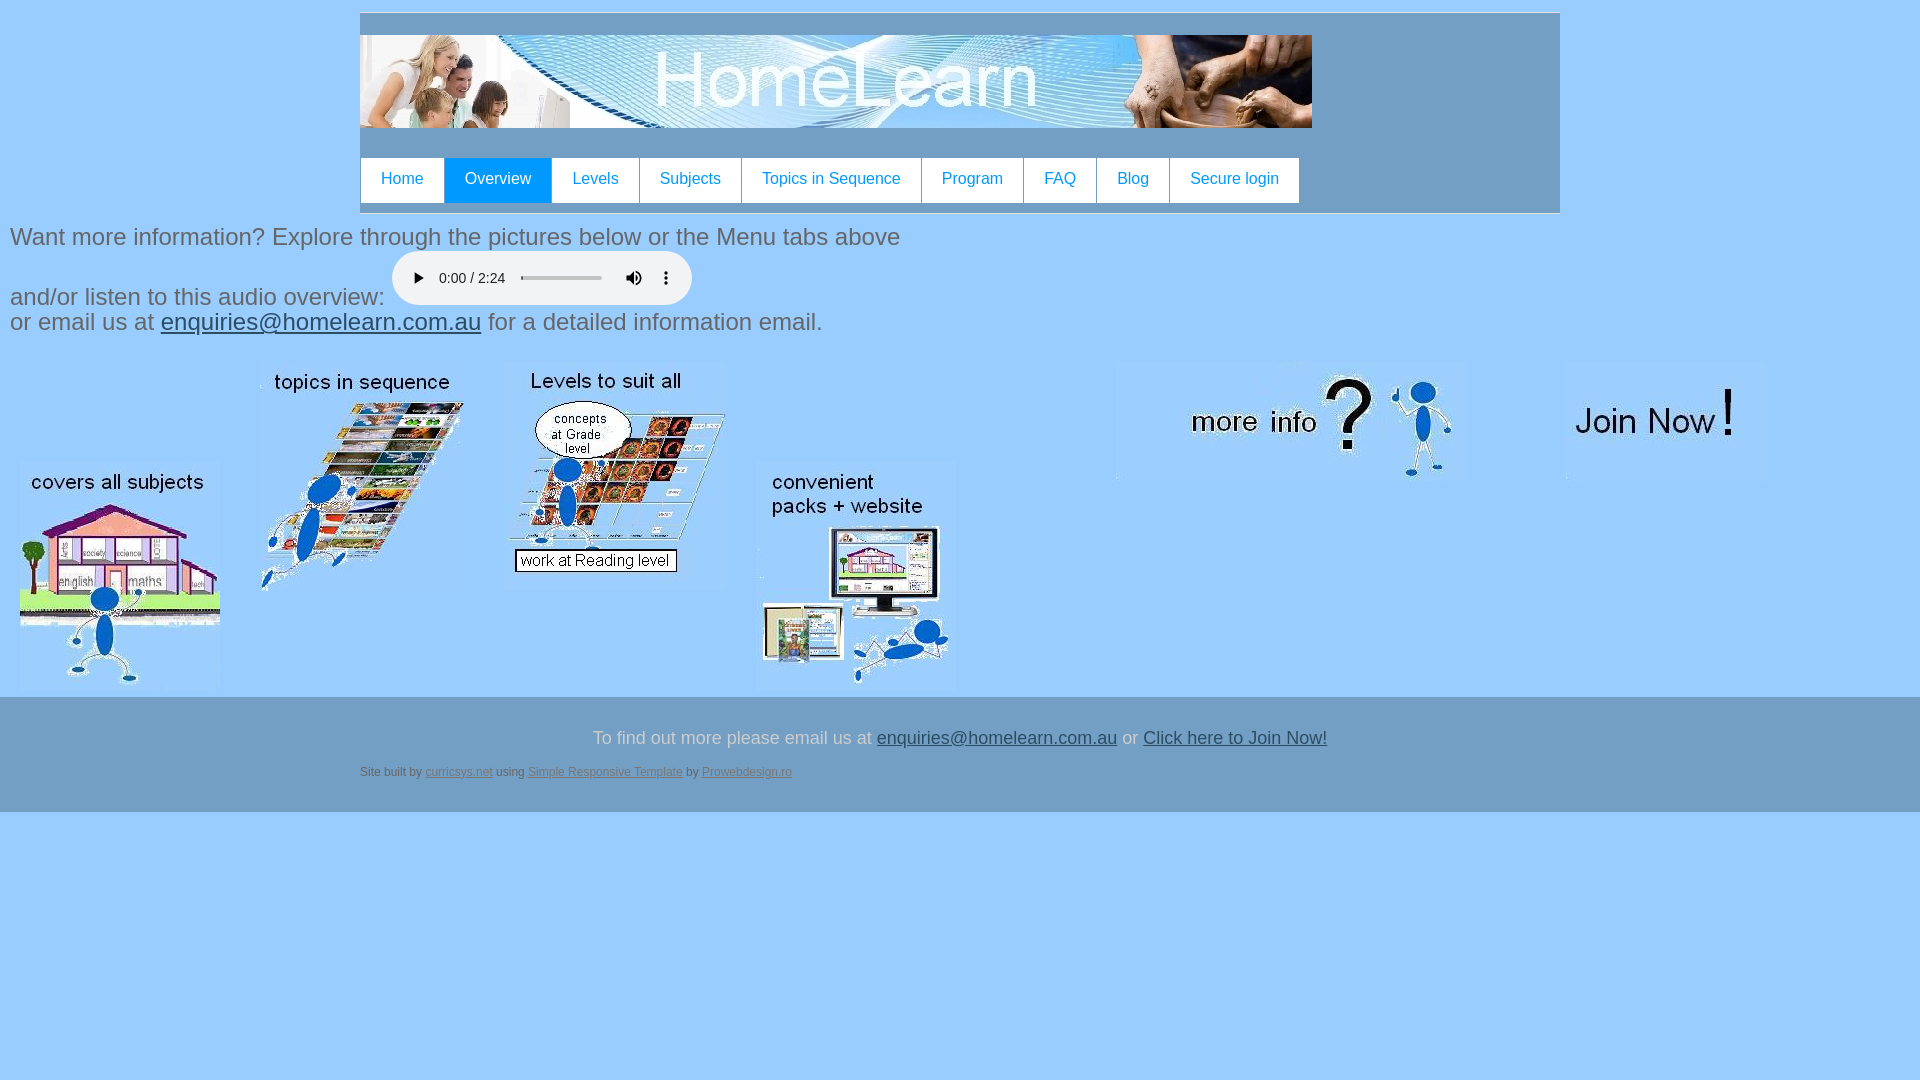 The width and height of the screenshot is (1920, 1080). What do you see at coordinates (1023, 180) in the screenshot?
I see `'FAQ'` at bounding box center [1023, 180].